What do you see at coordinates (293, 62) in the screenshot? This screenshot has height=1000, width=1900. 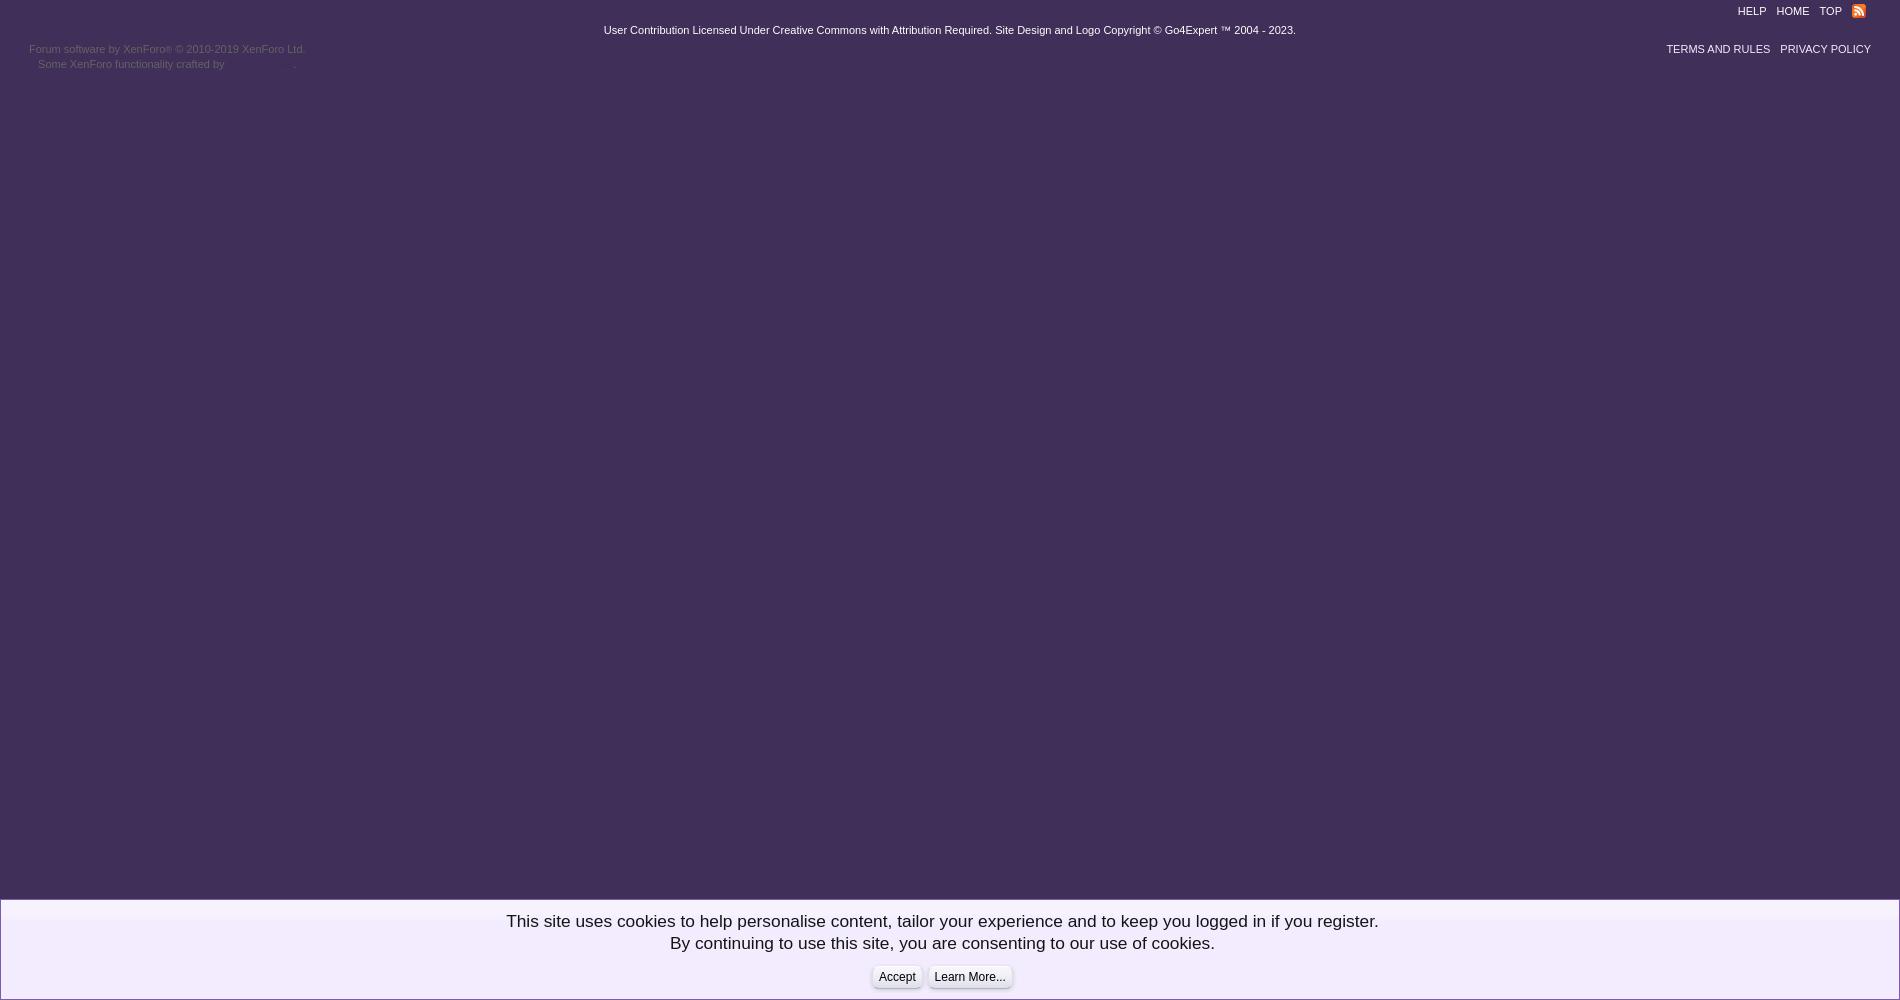 I see `'.'` at bounding box center [293, 62].